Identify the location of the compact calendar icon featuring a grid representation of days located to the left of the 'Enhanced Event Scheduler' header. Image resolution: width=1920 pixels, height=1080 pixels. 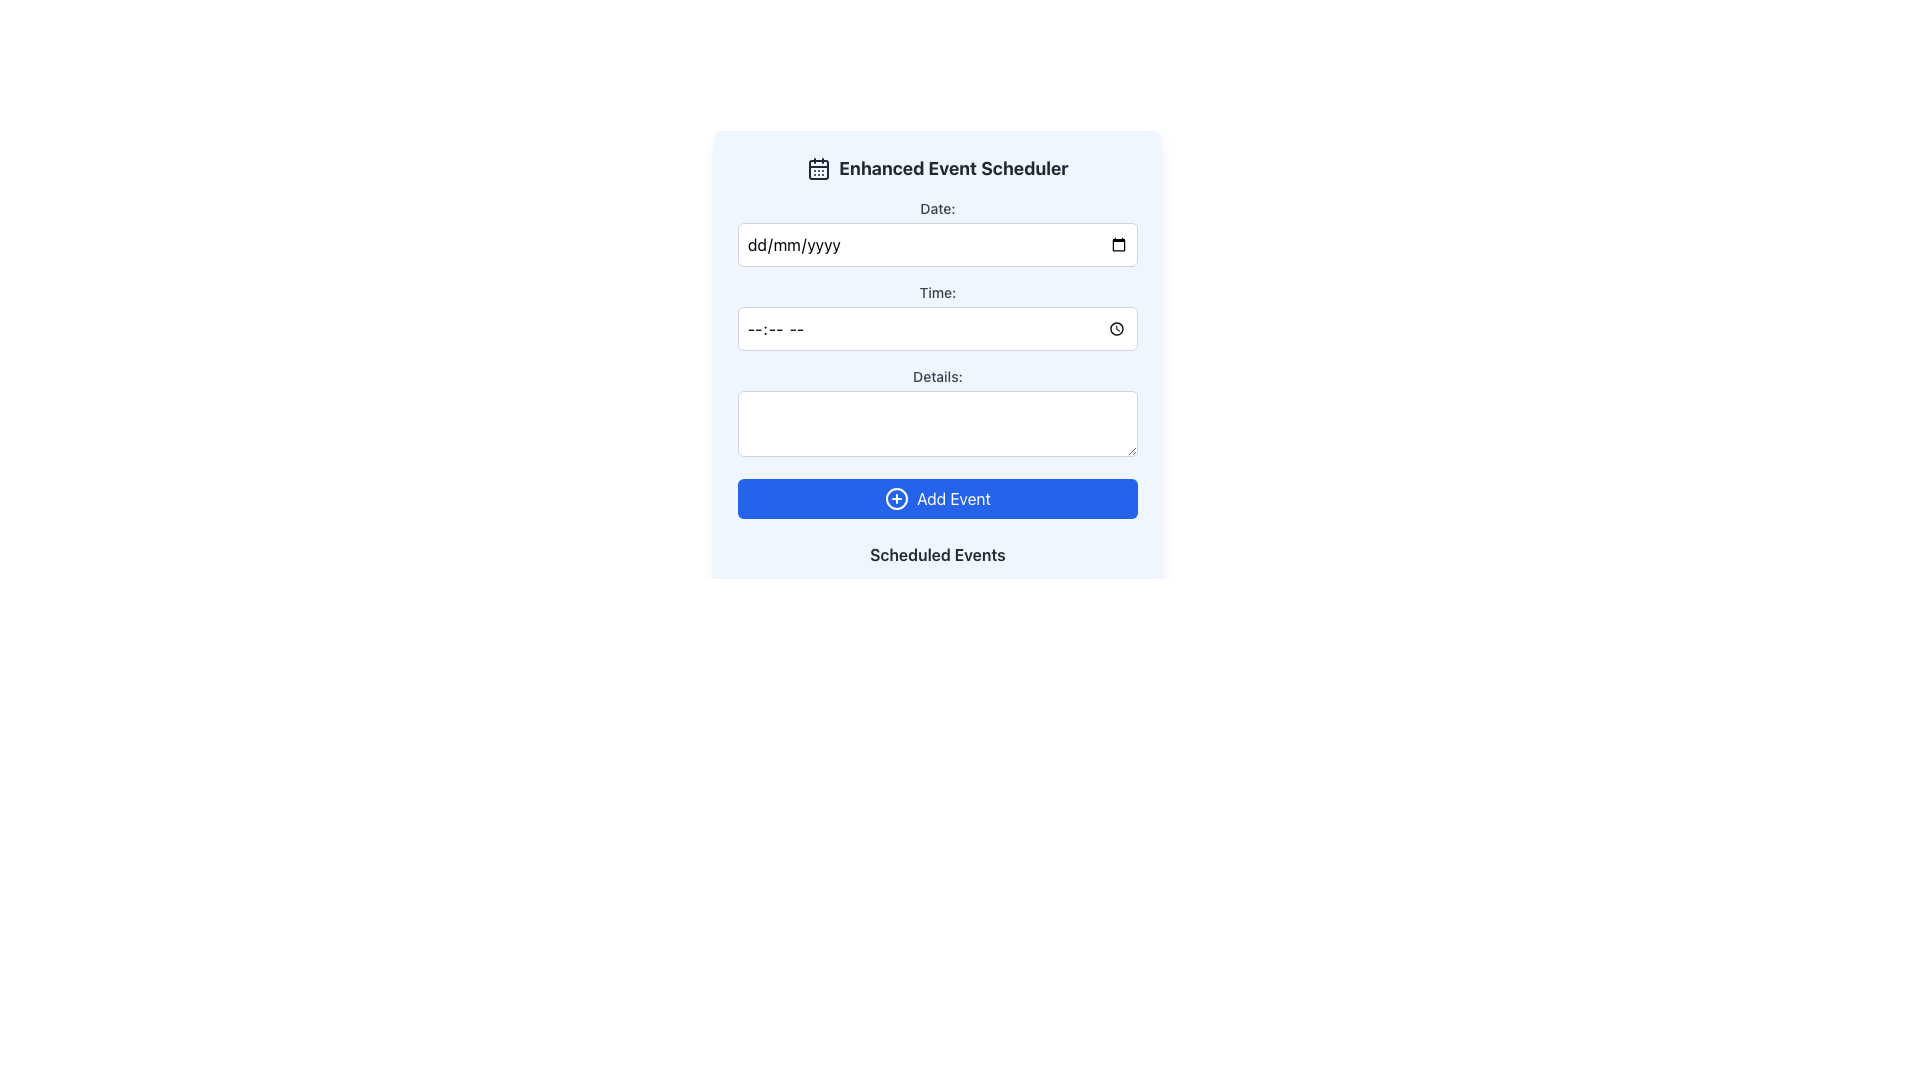
(819, 168).